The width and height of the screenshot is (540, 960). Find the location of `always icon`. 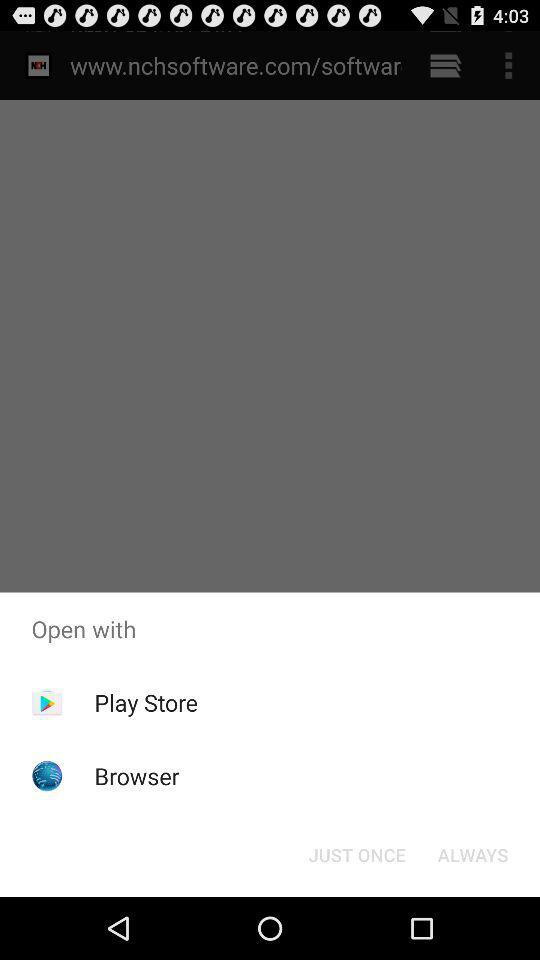

always icon is located at coordinates (472, 853).